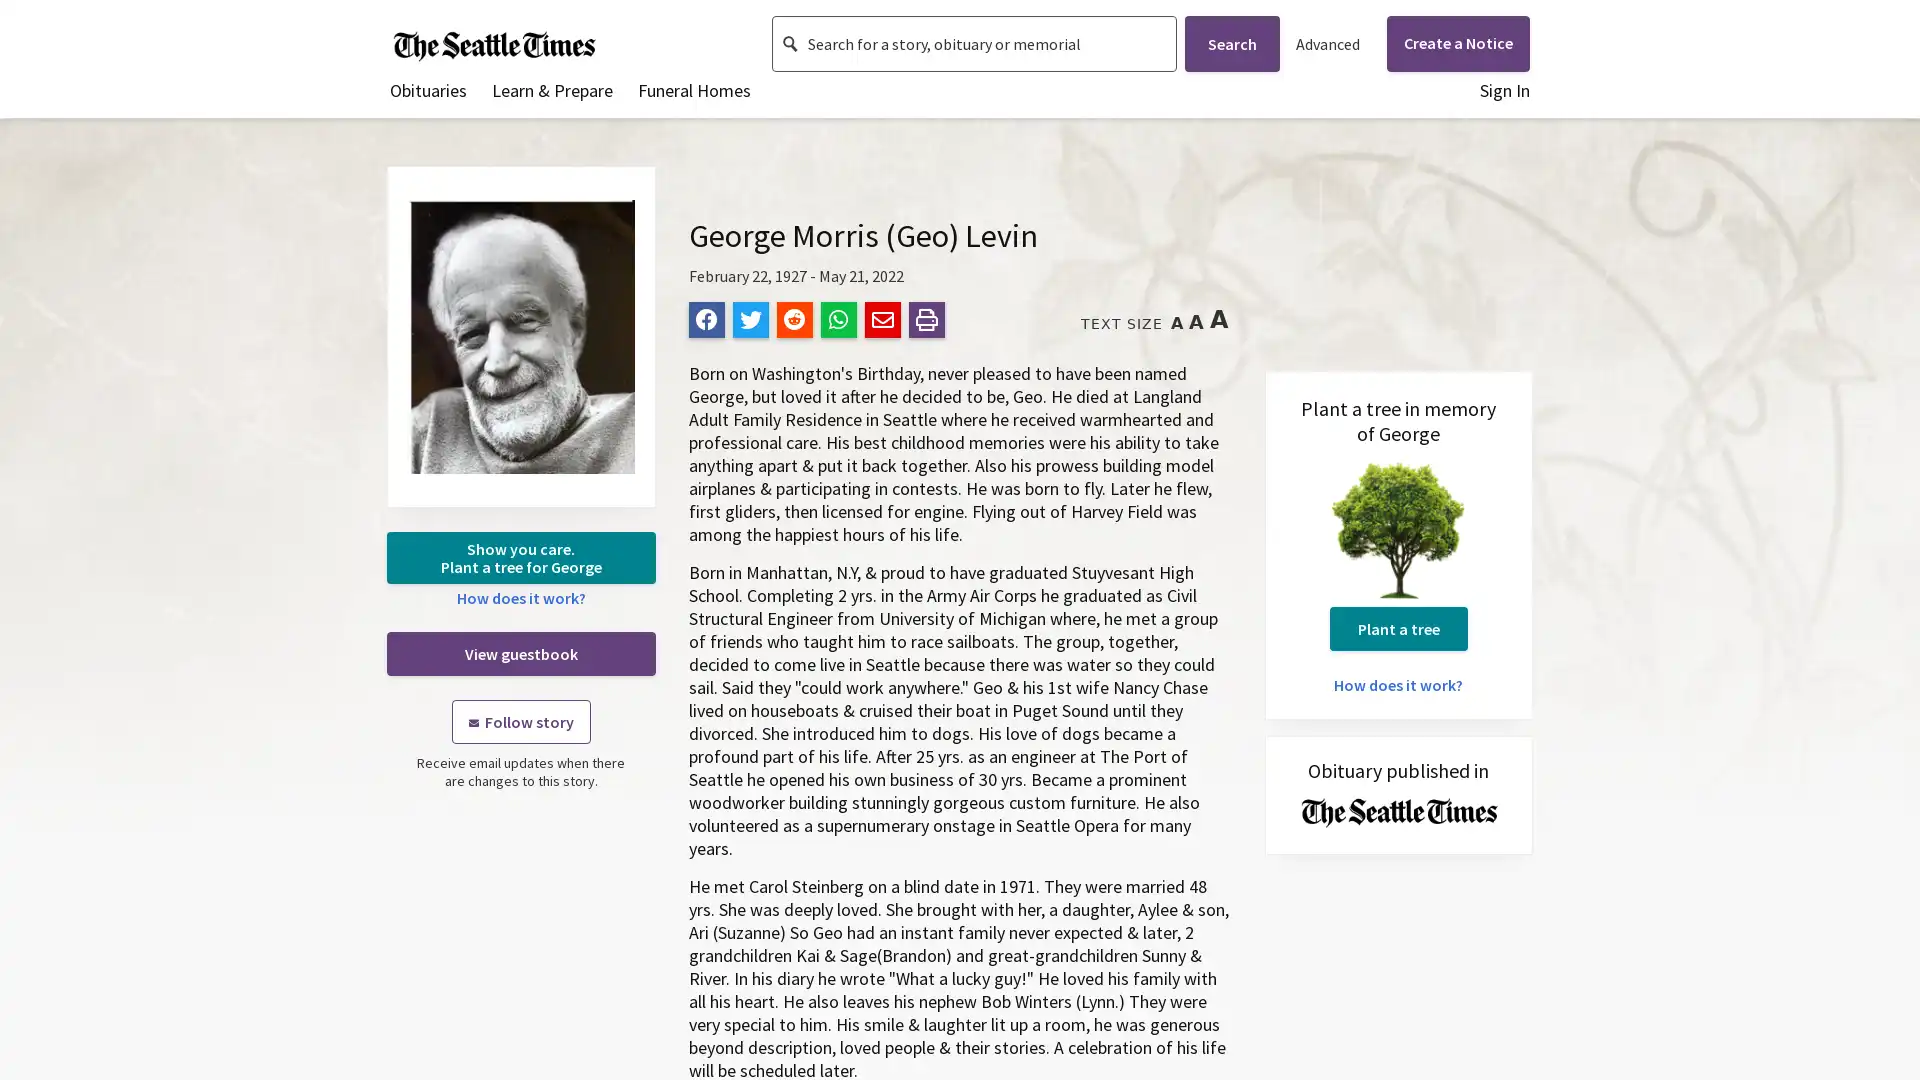 Image resolution: width=1920 pixels, height=1080 pixels. I want to click on Normal font, so click(1176, 323).